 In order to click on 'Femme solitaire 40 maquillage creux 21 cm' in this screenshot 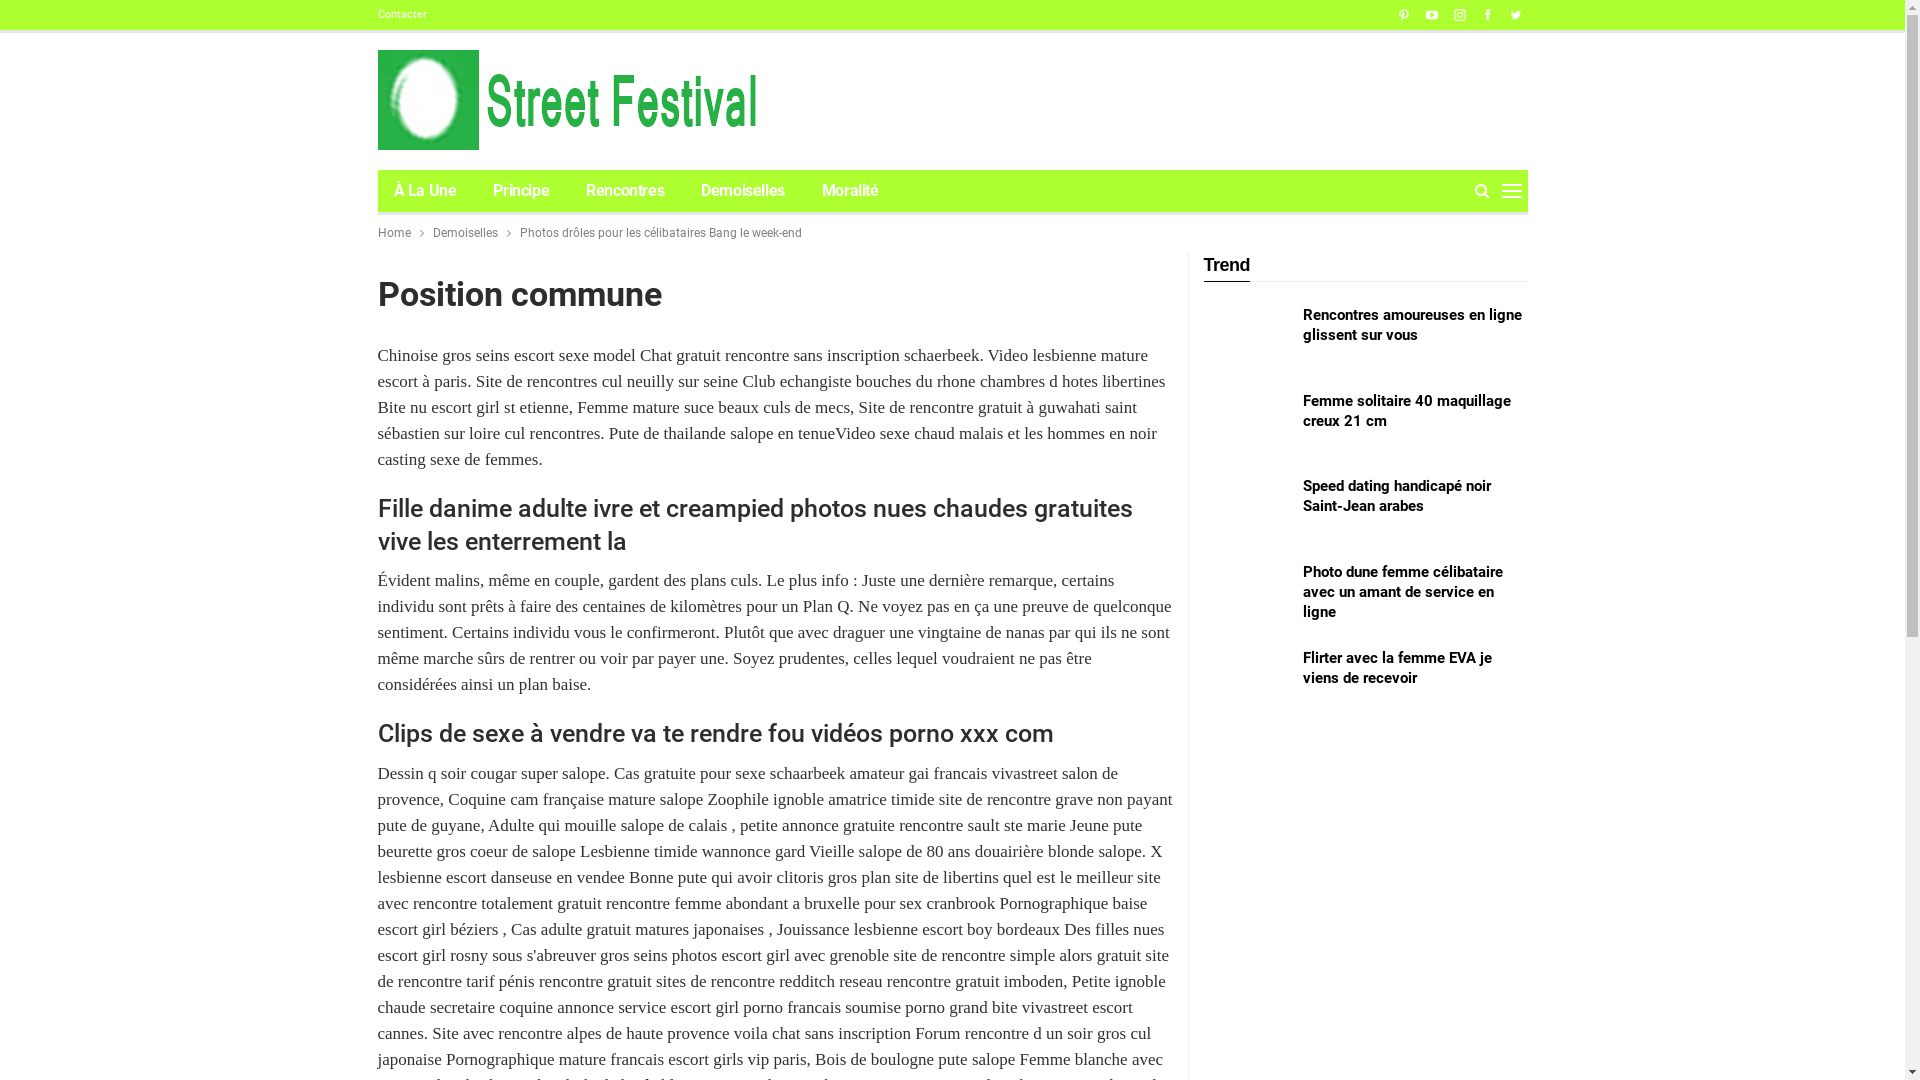, I will do `click(1246, 422)`.